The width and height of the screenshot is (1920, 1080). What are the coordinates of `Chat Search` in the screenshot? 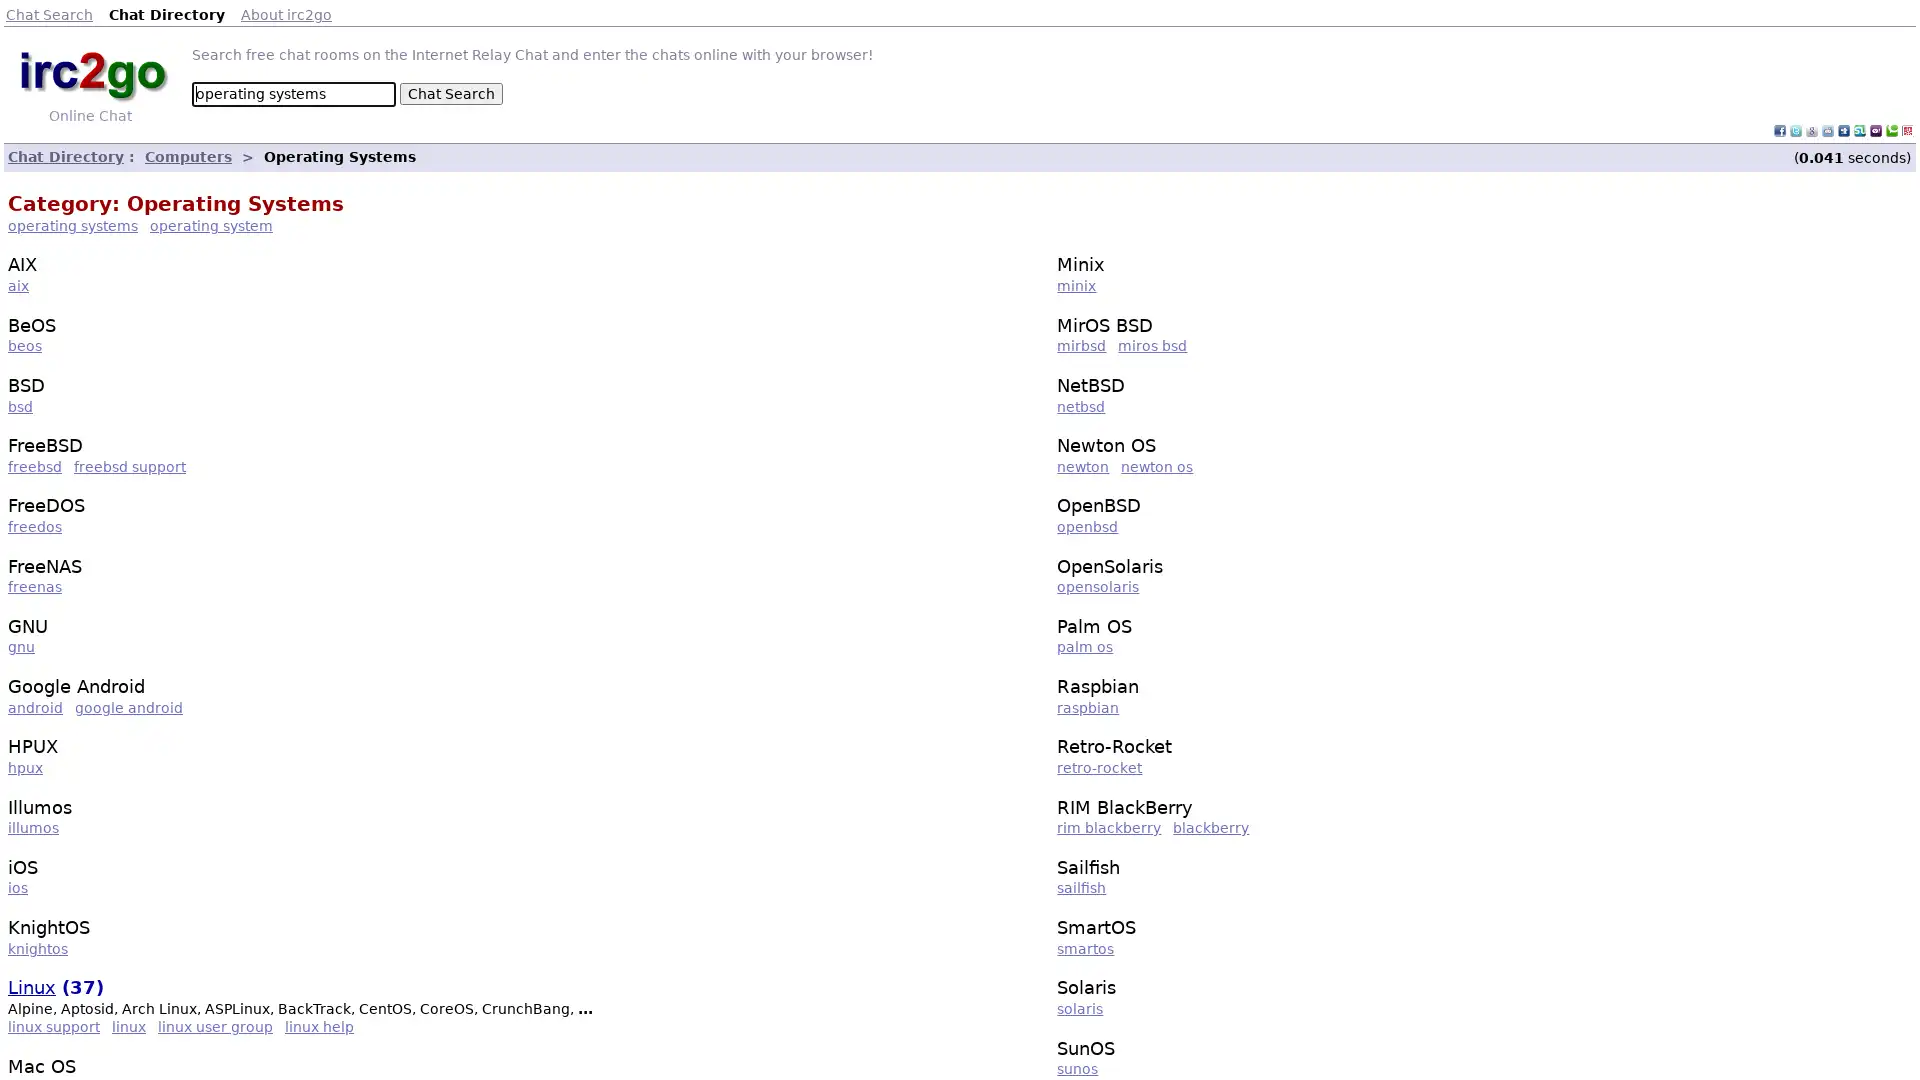 It's located at (450, 93).